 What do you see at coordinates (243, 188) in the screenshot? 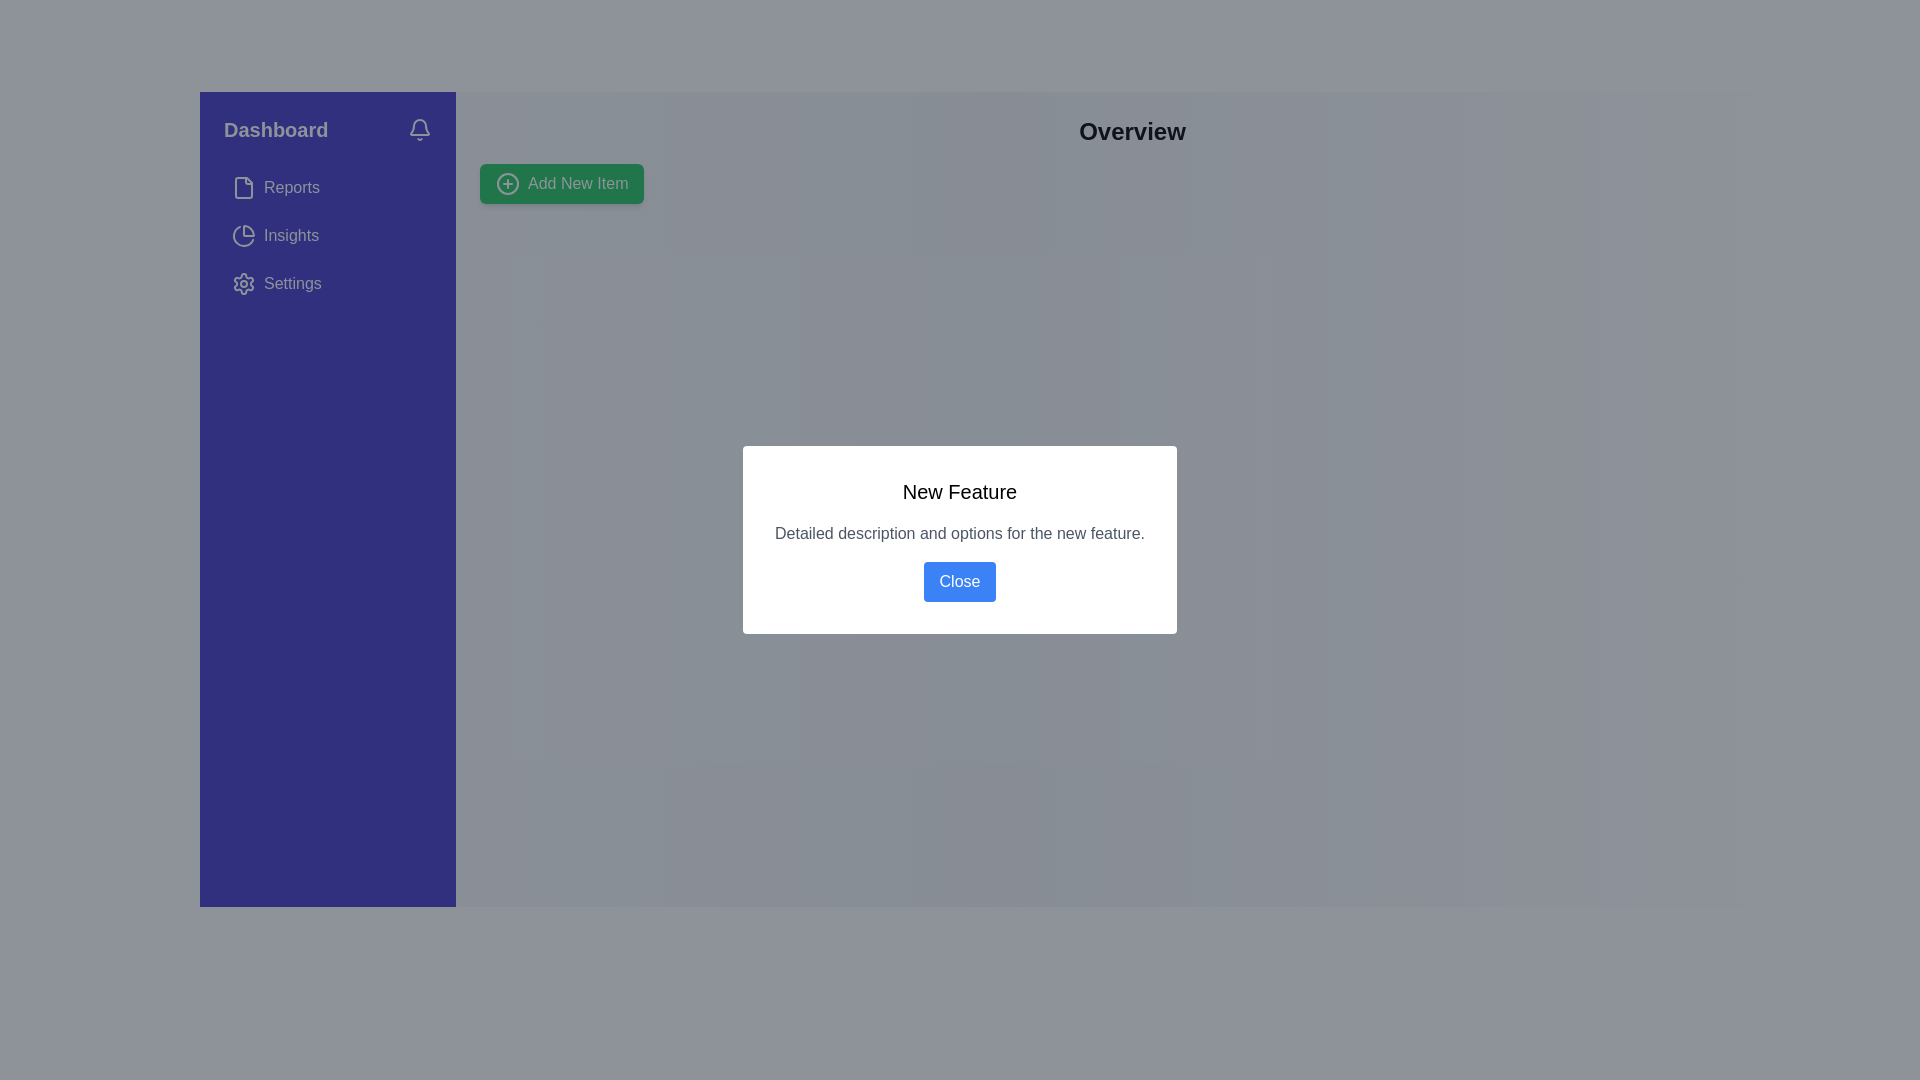
I see `the document icon, which is represented as a rectangular shape with a fold at the top right corner, located in the vertical navigation bar on the left, above the 'Reports' text` at bounding box center [243, 188].